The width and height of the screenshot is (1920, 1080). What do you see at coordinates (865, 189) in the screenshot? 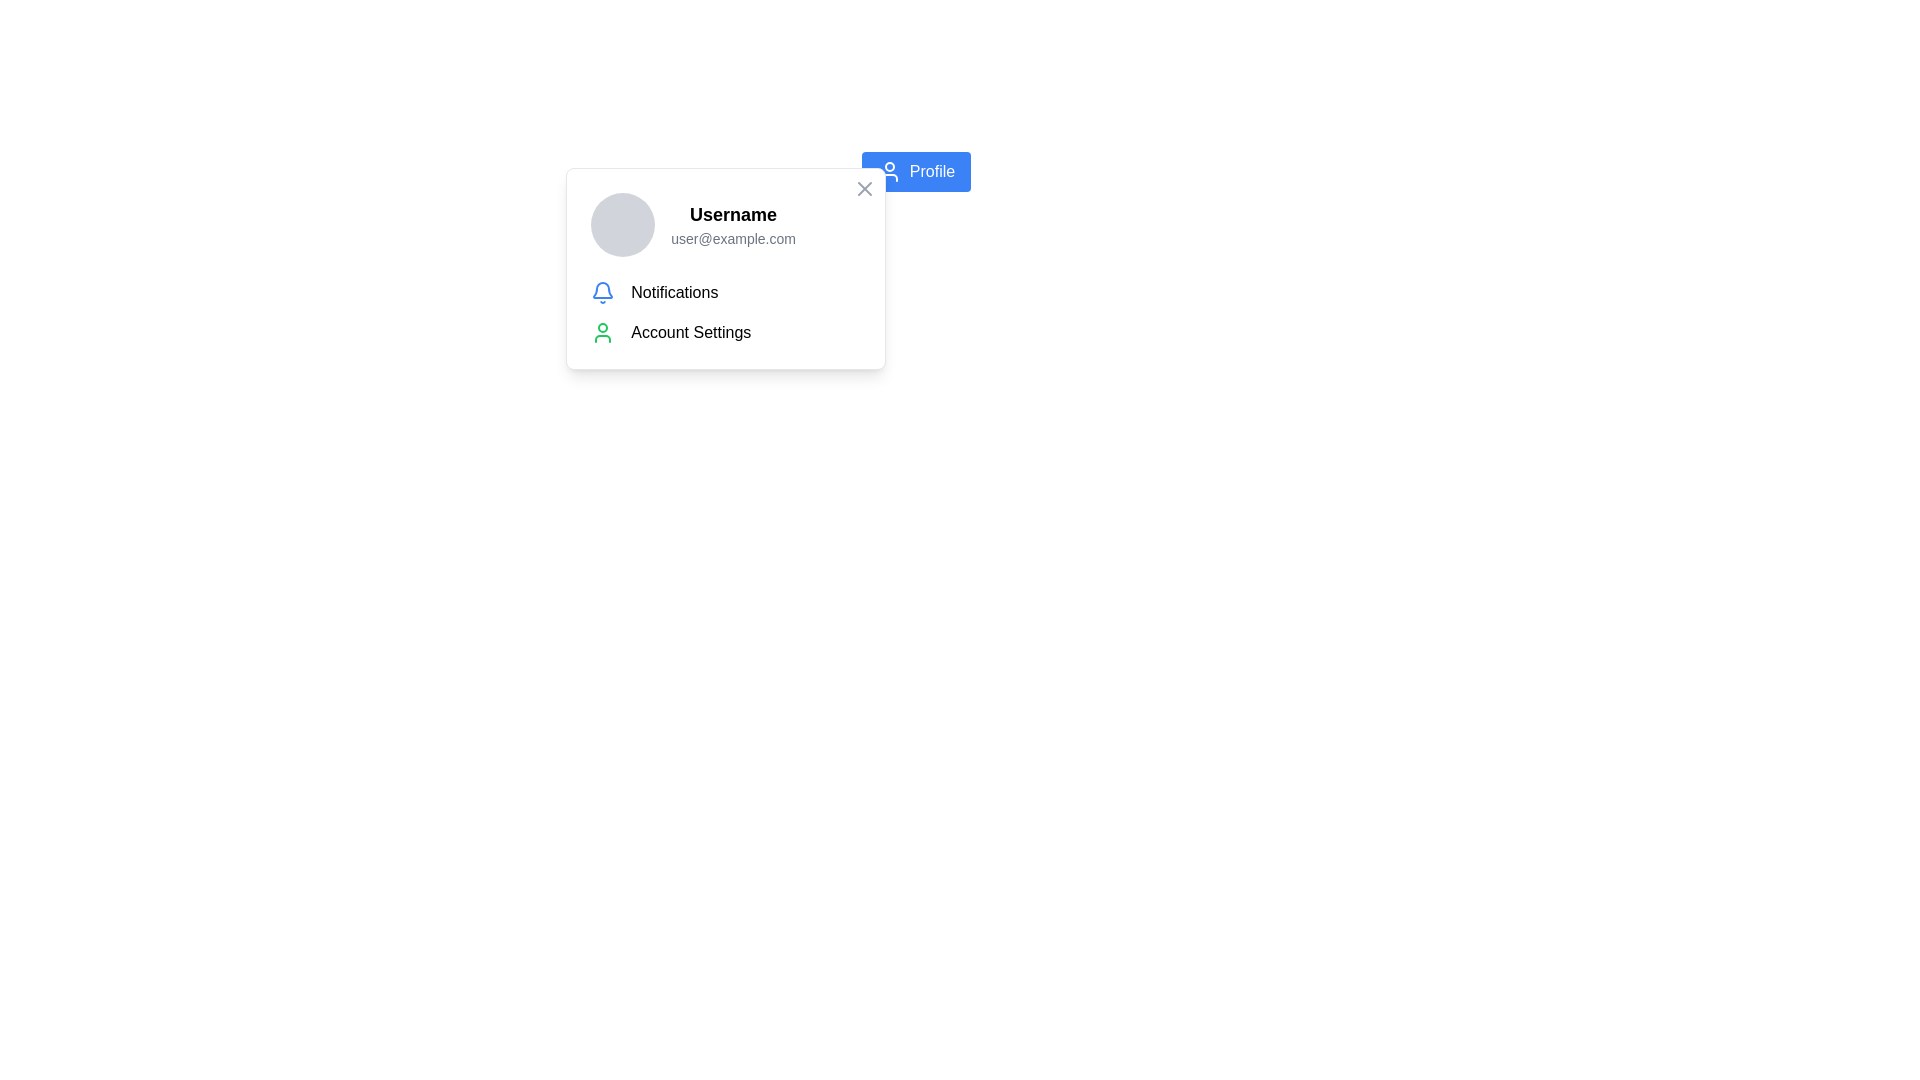
I see `the small 'X' icon, which is a close button located at the top right corner of the user profile card interface, adjacent to the 'Profile' button` at bounding box center [865, 189].